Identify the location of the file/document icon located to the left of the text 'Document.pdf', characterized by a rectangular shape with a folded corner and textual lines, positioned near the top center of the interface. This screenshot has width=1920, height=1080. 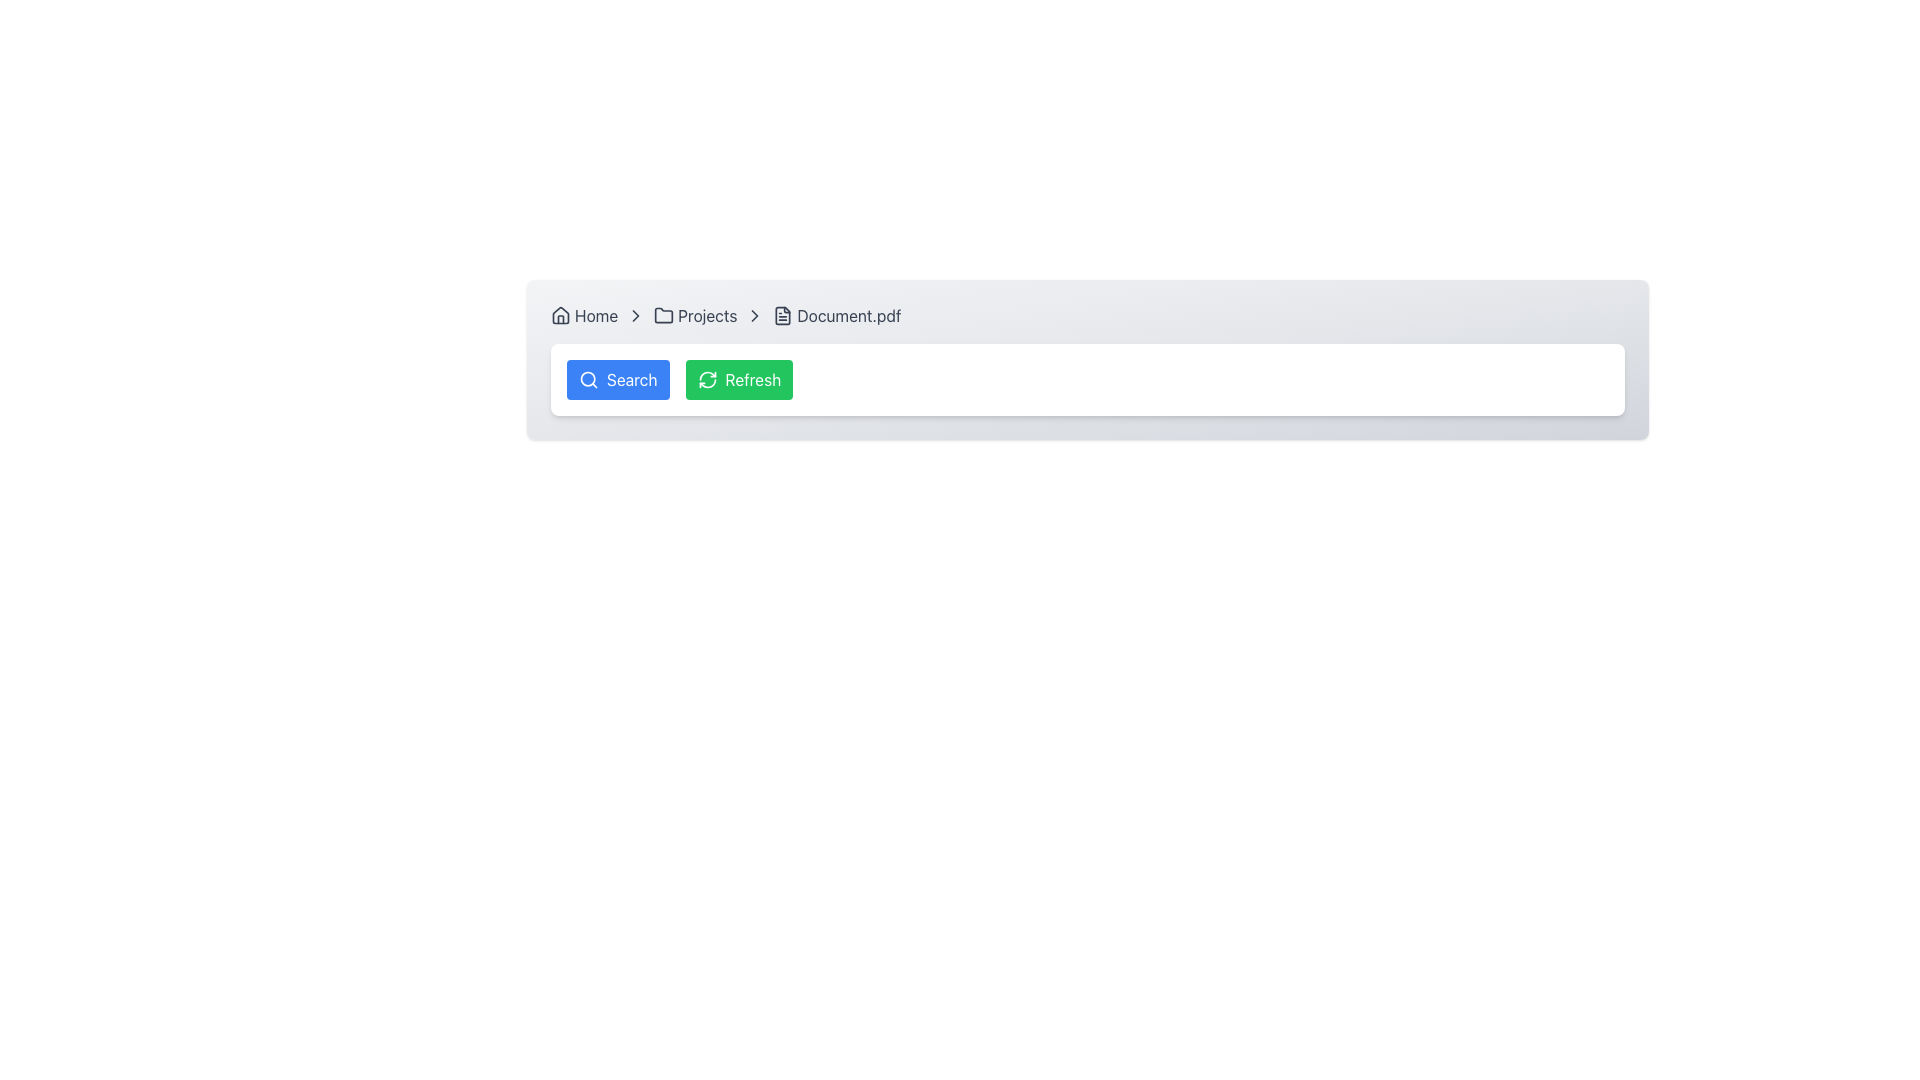
(782, 315).